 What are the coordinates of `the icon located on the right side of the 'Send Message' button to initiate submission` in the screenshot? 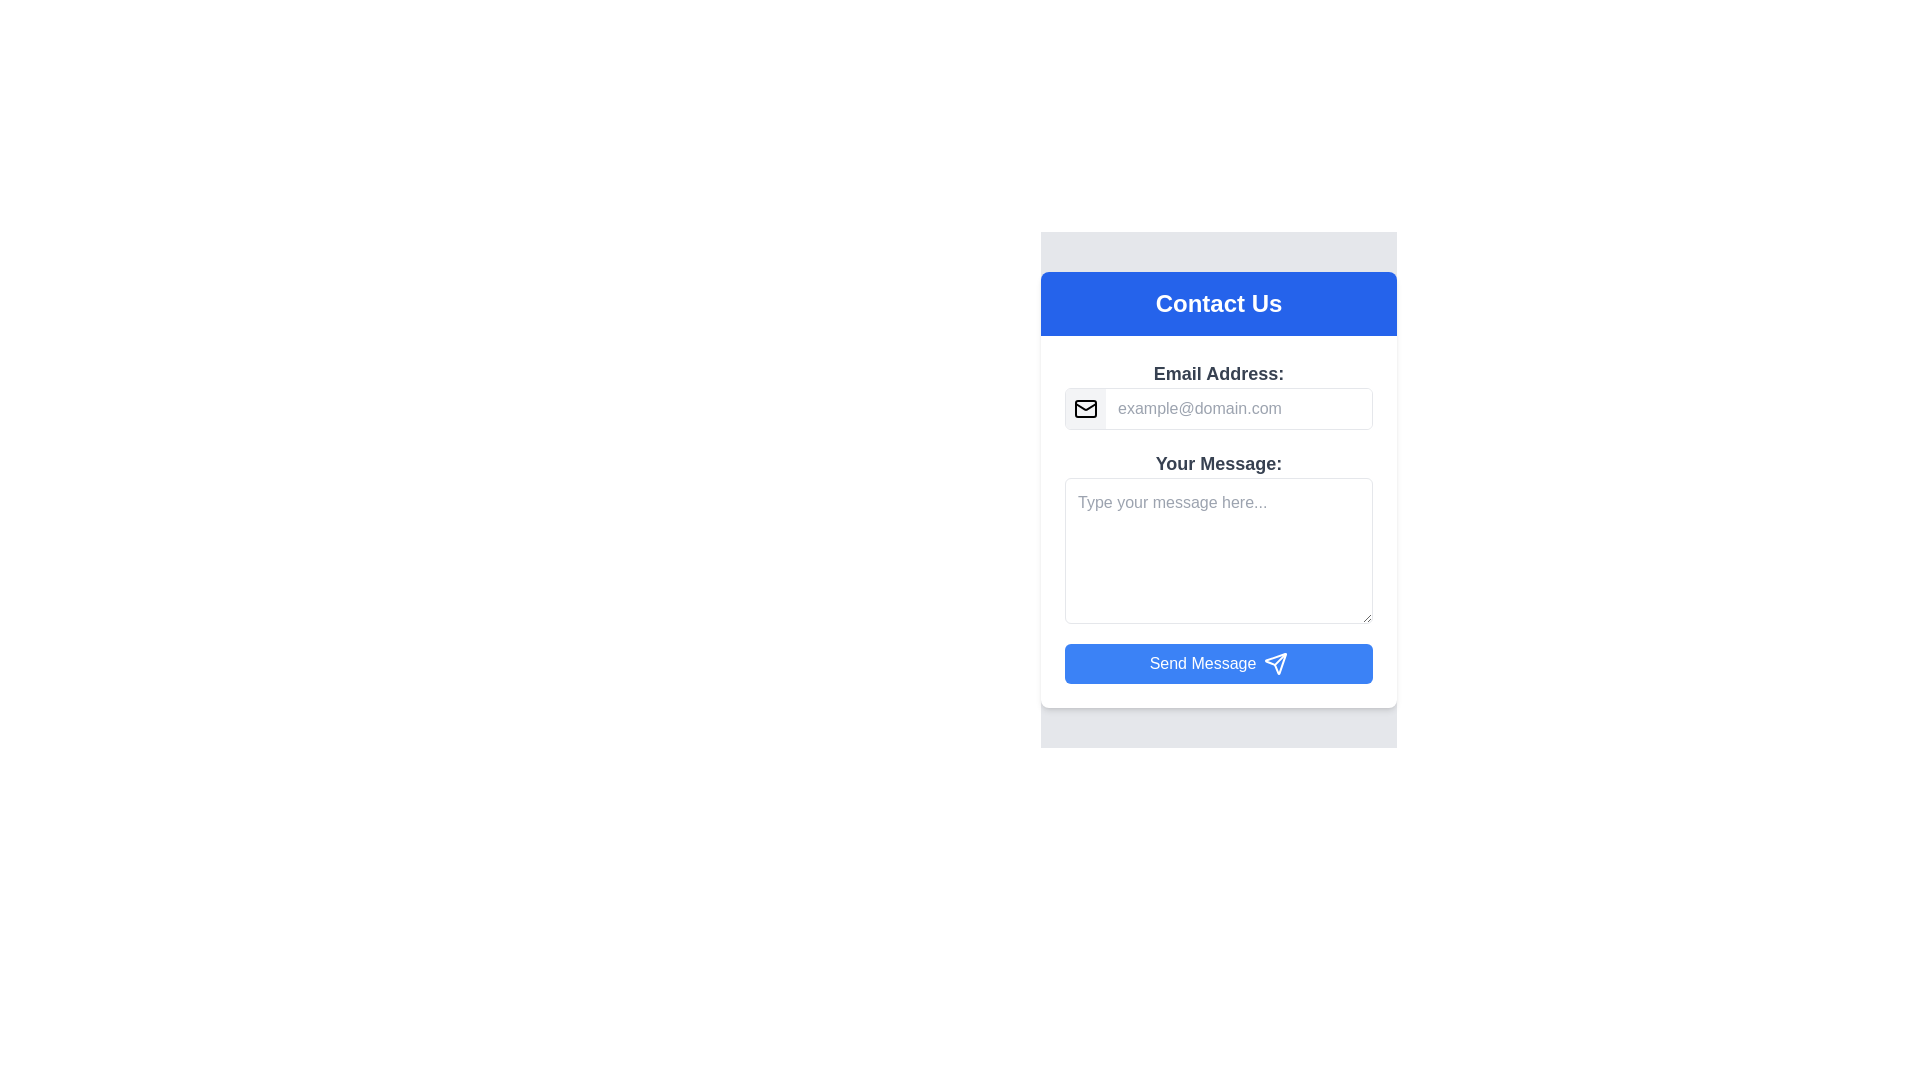 It's located at (1275, 663).